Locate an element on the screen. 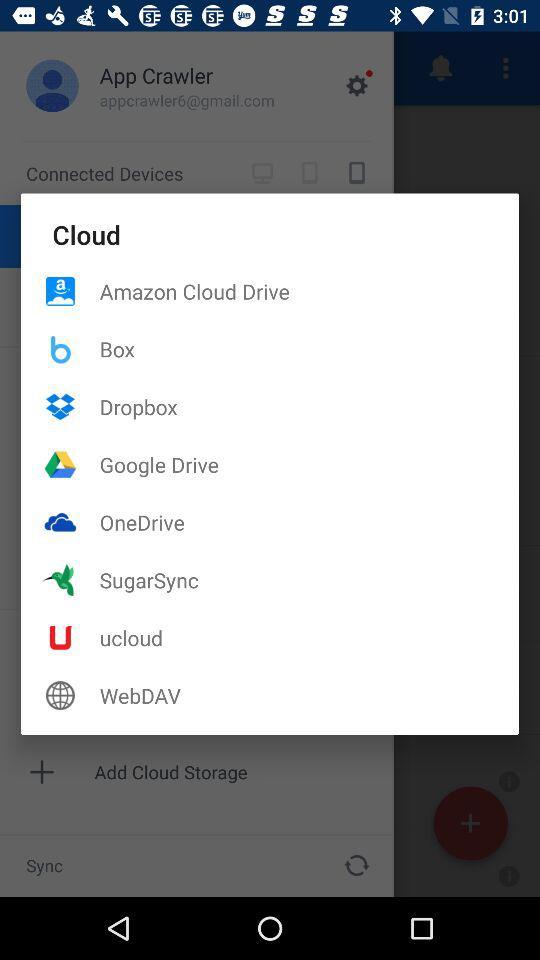 This screenshot has width=540, height=960. the item above onedrive is located at coordinates (309, 464).